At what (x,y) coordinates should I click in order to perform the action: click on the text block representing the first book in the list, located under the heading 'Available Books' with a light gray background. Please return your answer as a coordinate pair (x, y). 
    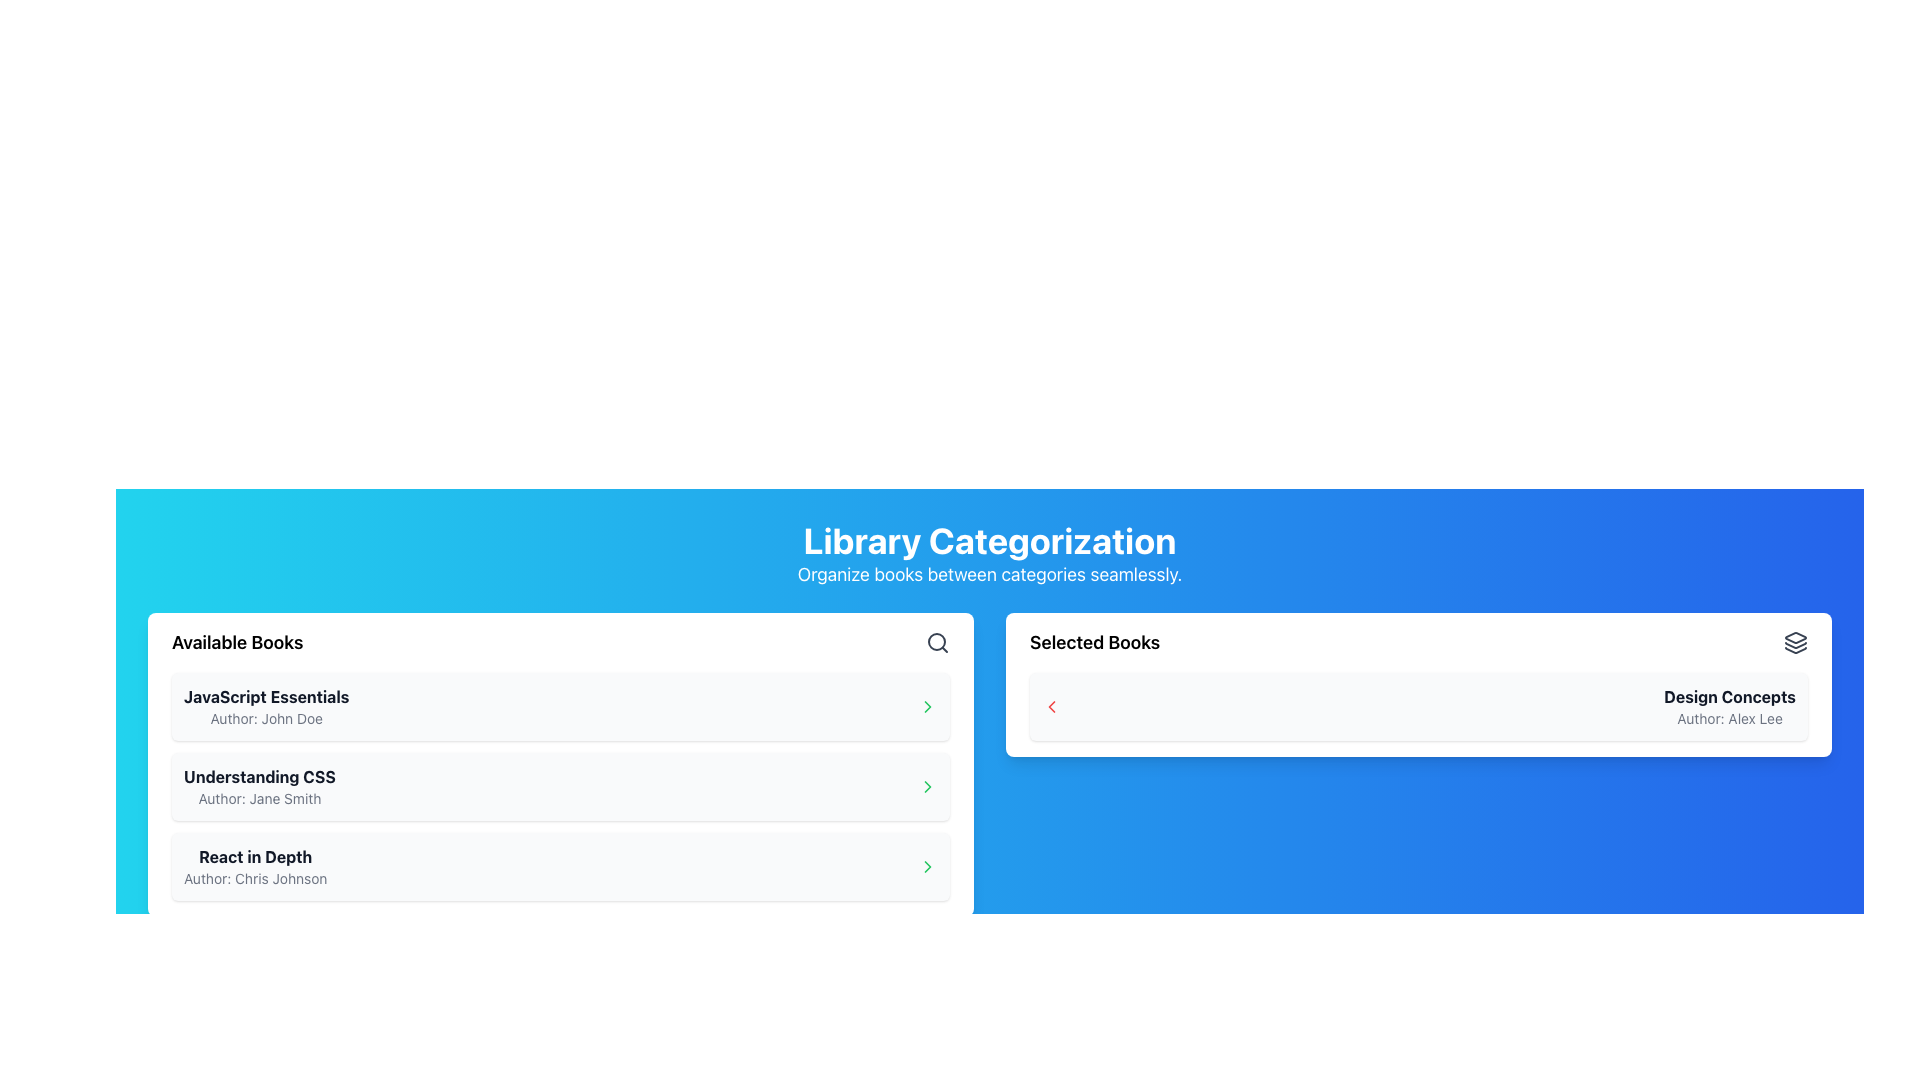
    Looking at the image, I should click on (265, 705).